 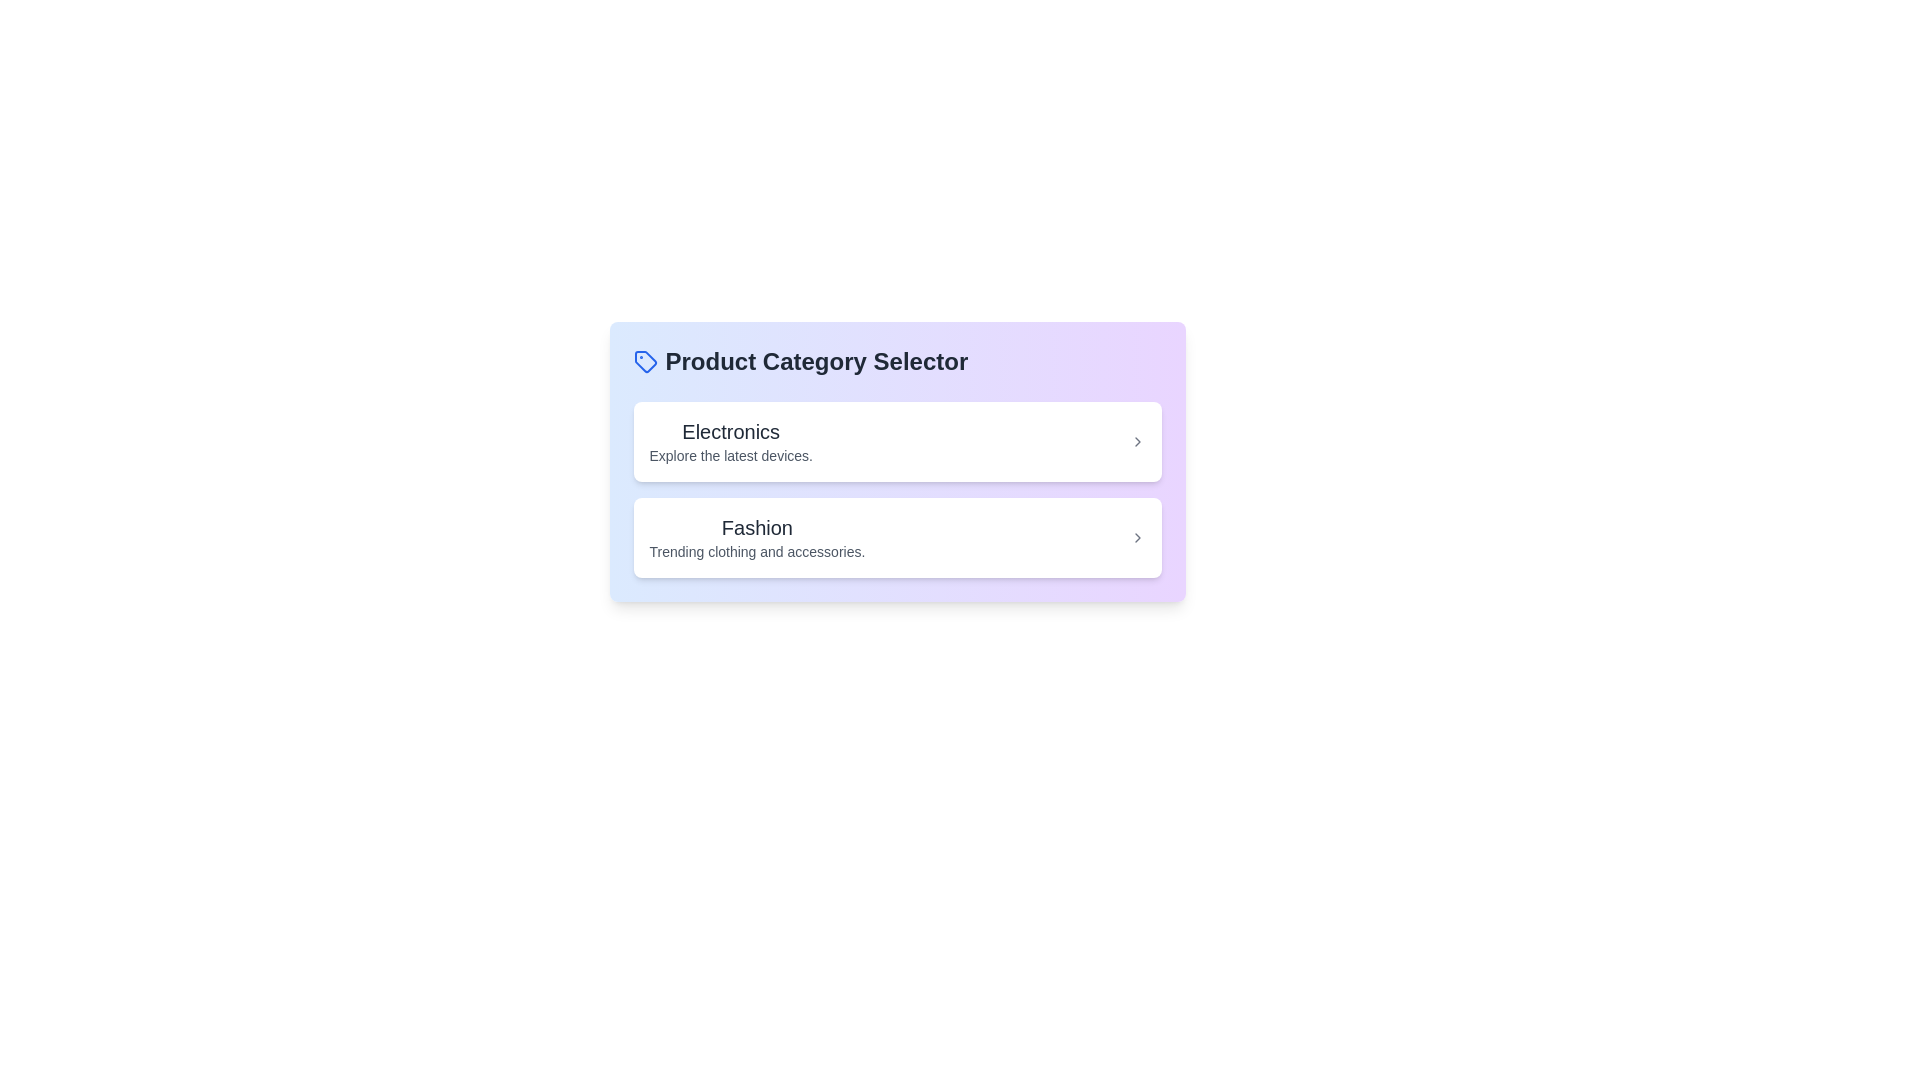 I want to click on the Text Label that serves as a category heading for fashion-related items, located beneath the title 'Electronics' and above the text 'Trending clothing and accessories', so click(x=756, y=527).